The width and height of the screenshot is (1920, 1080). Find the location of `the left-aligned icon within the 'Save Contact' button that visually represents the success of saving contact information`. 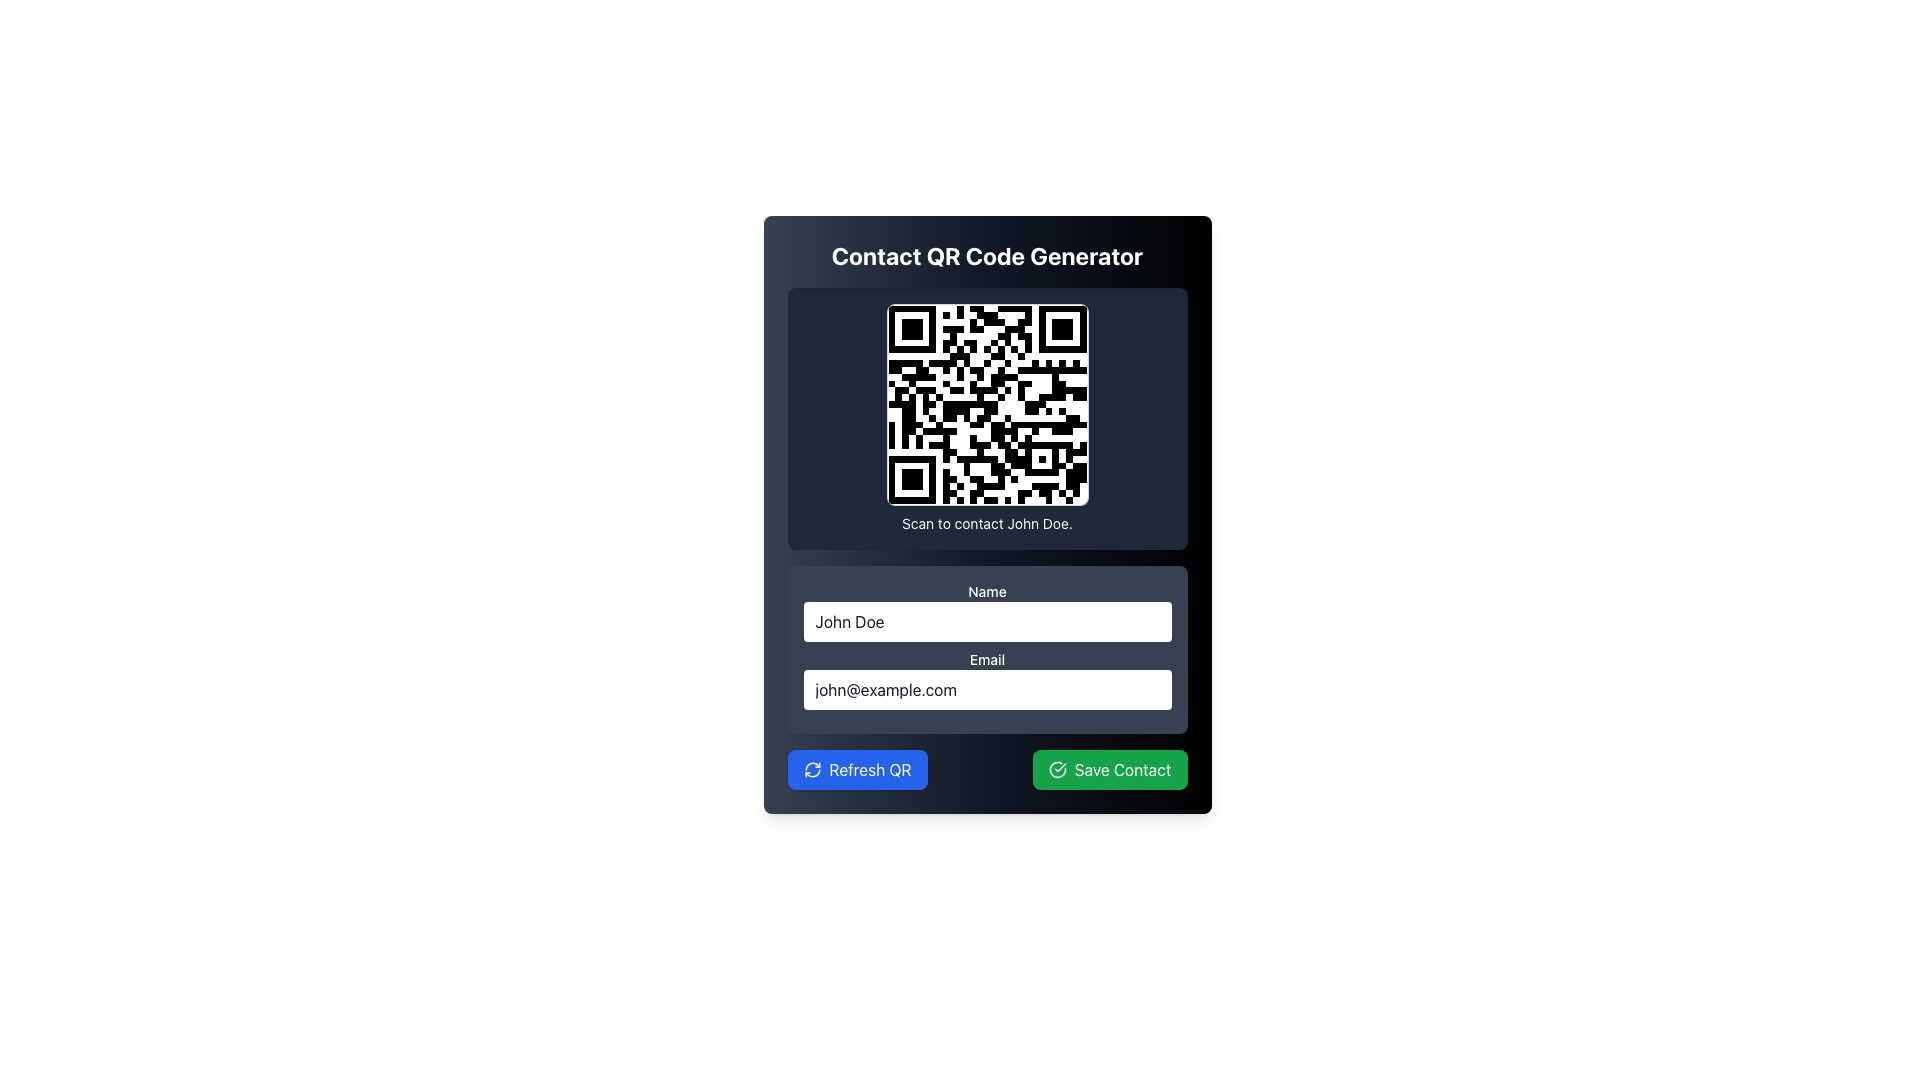

the left-aligned icon within the 'Save Contact' button that visually represents the success of saving contact information is located at coordinates (1056, 769).